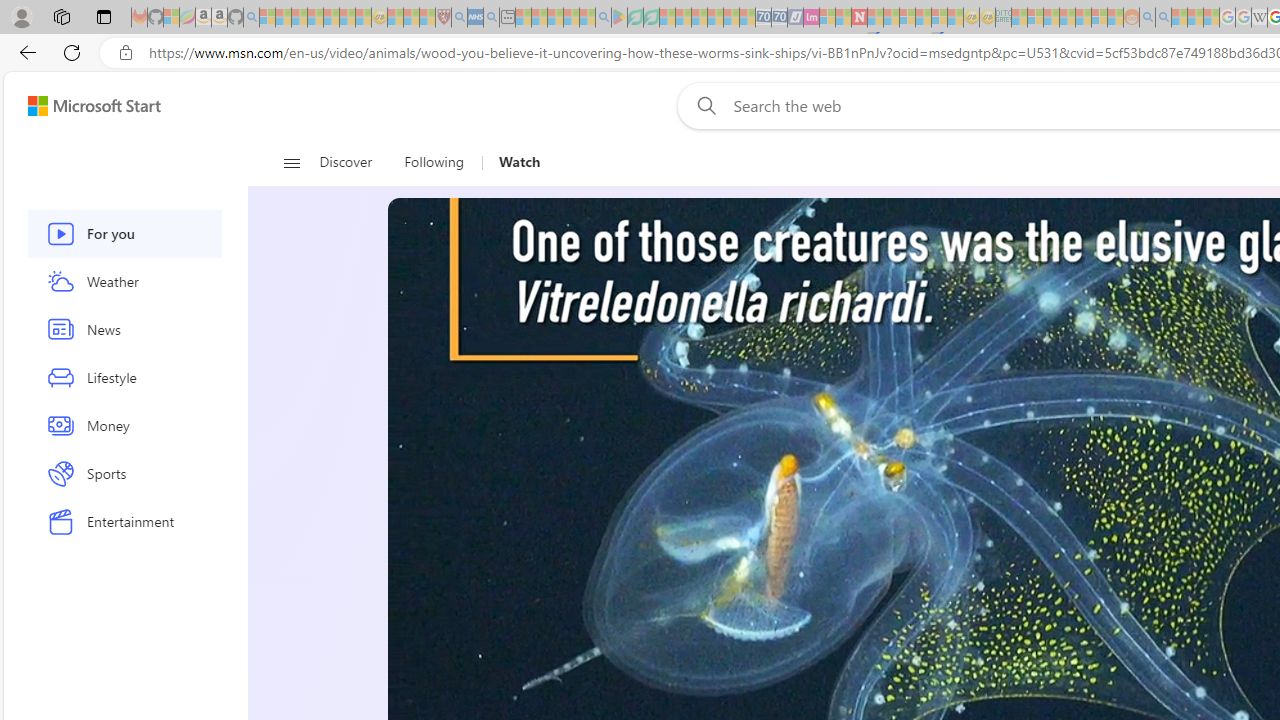  I want to click on 'The Weather Channel - MSN - Sleeping', so click(298, 17).